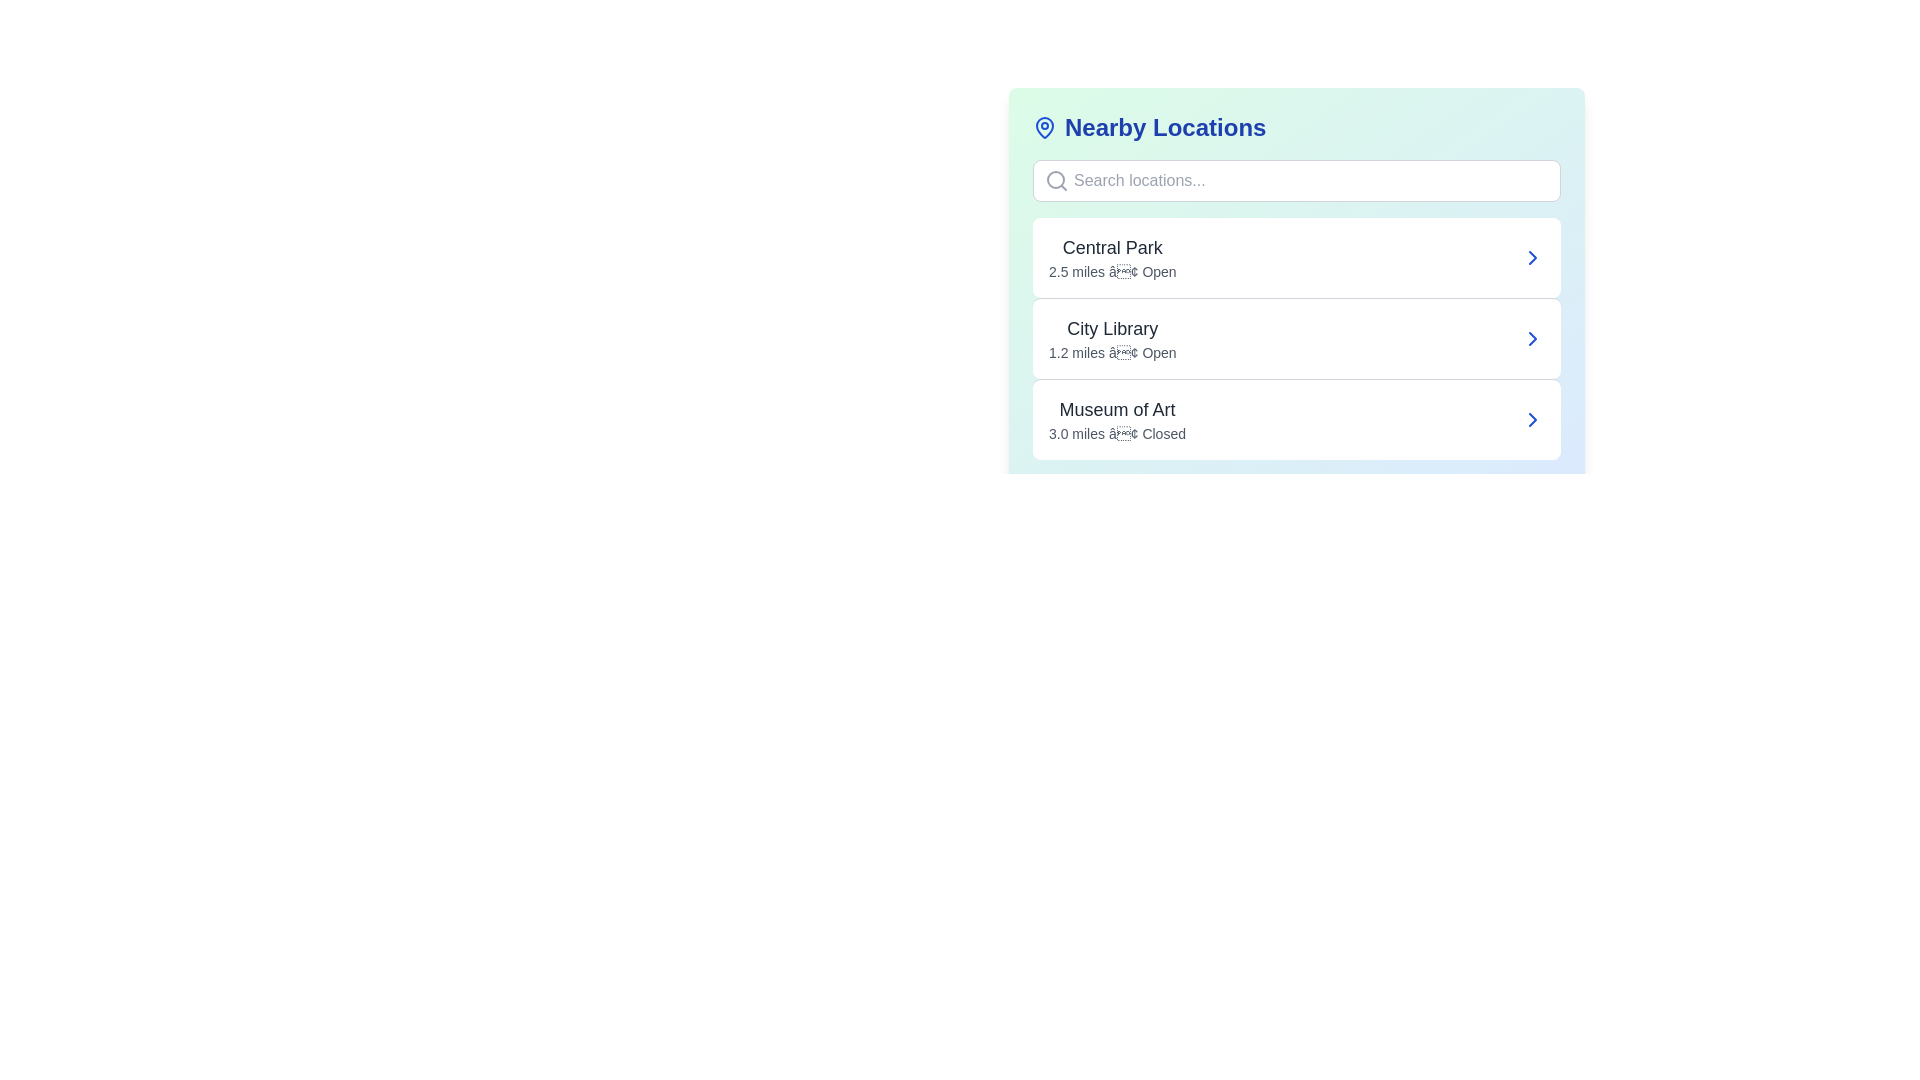  Describe the element at coordinates (1531, 338) in the screenshot. I see `the navigational icon or button for 'City Library' located at the end of its list item` at that location.